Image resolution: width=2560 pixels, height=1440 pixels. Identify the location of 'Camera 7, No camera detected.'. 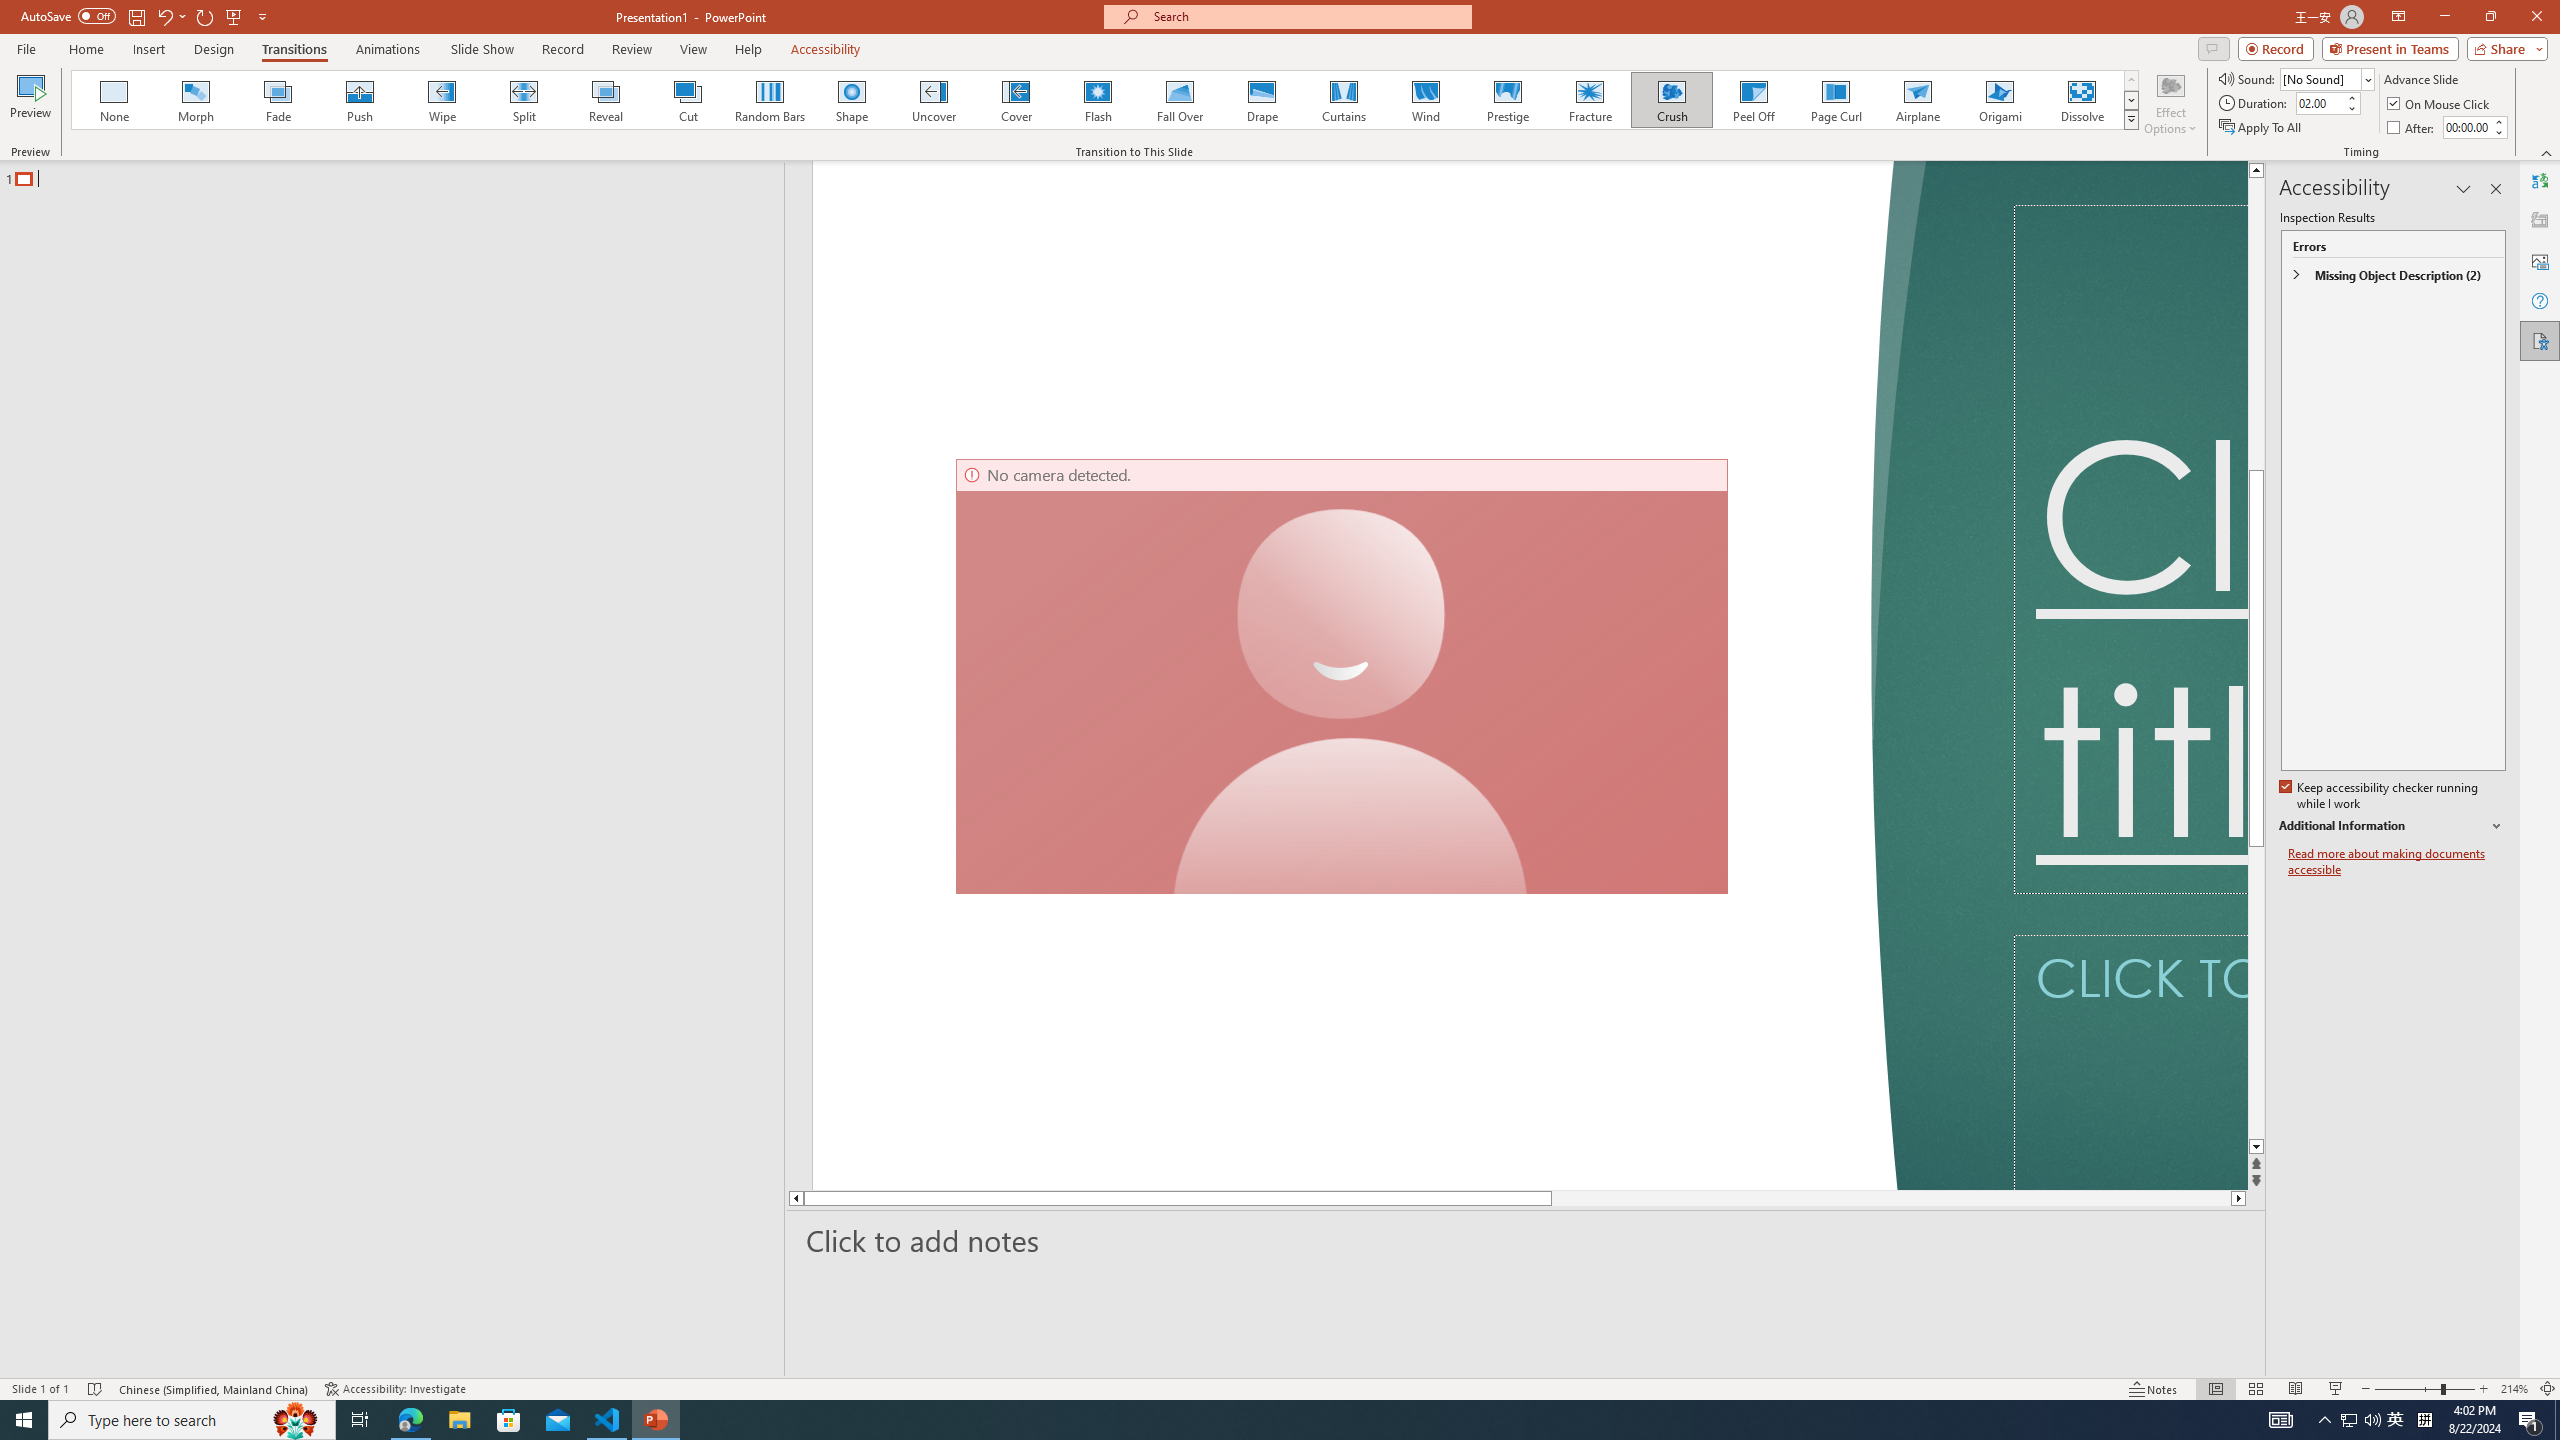
(1341, 675).